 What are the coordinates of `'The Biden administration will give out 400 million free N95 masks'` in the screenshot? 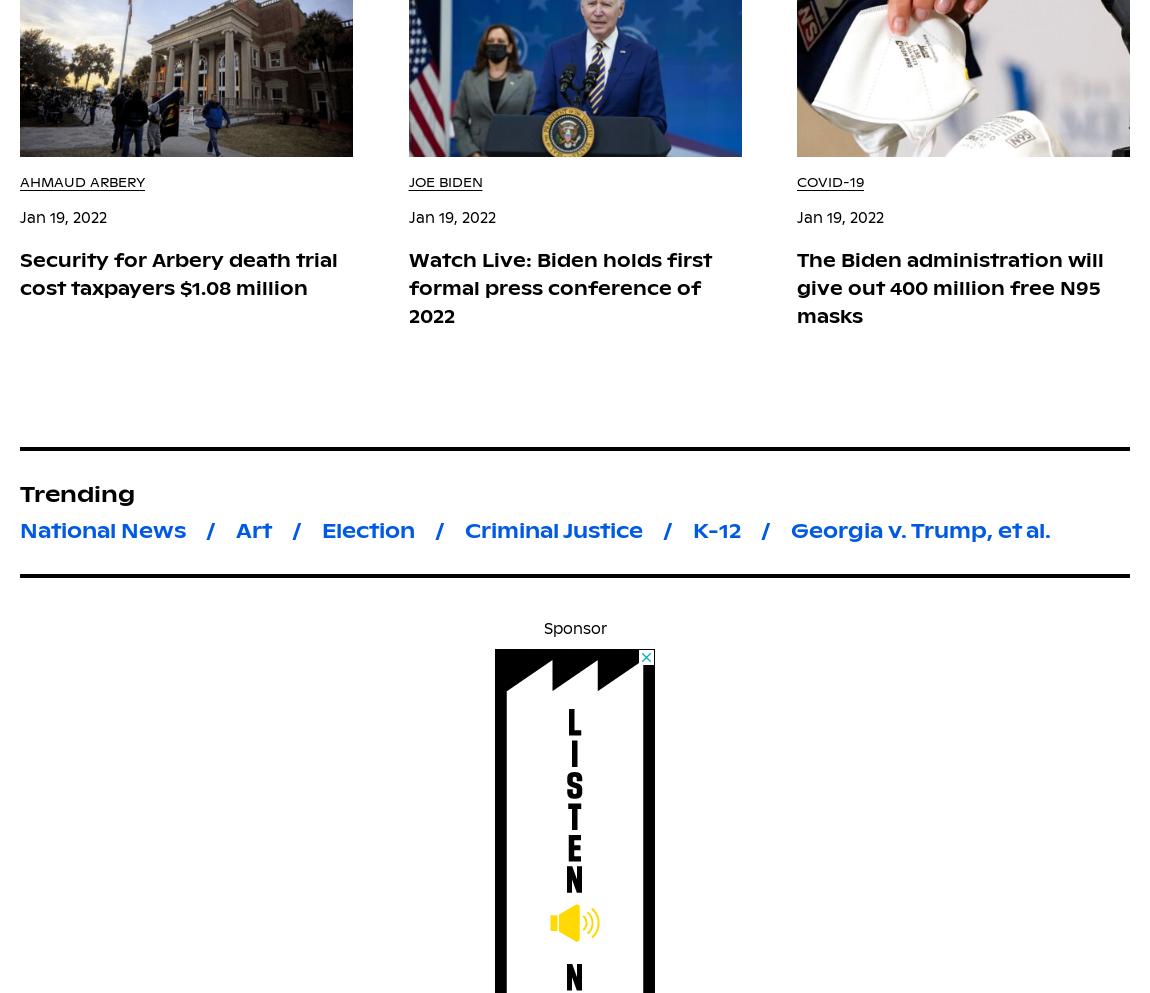 It's located at (950, 287).